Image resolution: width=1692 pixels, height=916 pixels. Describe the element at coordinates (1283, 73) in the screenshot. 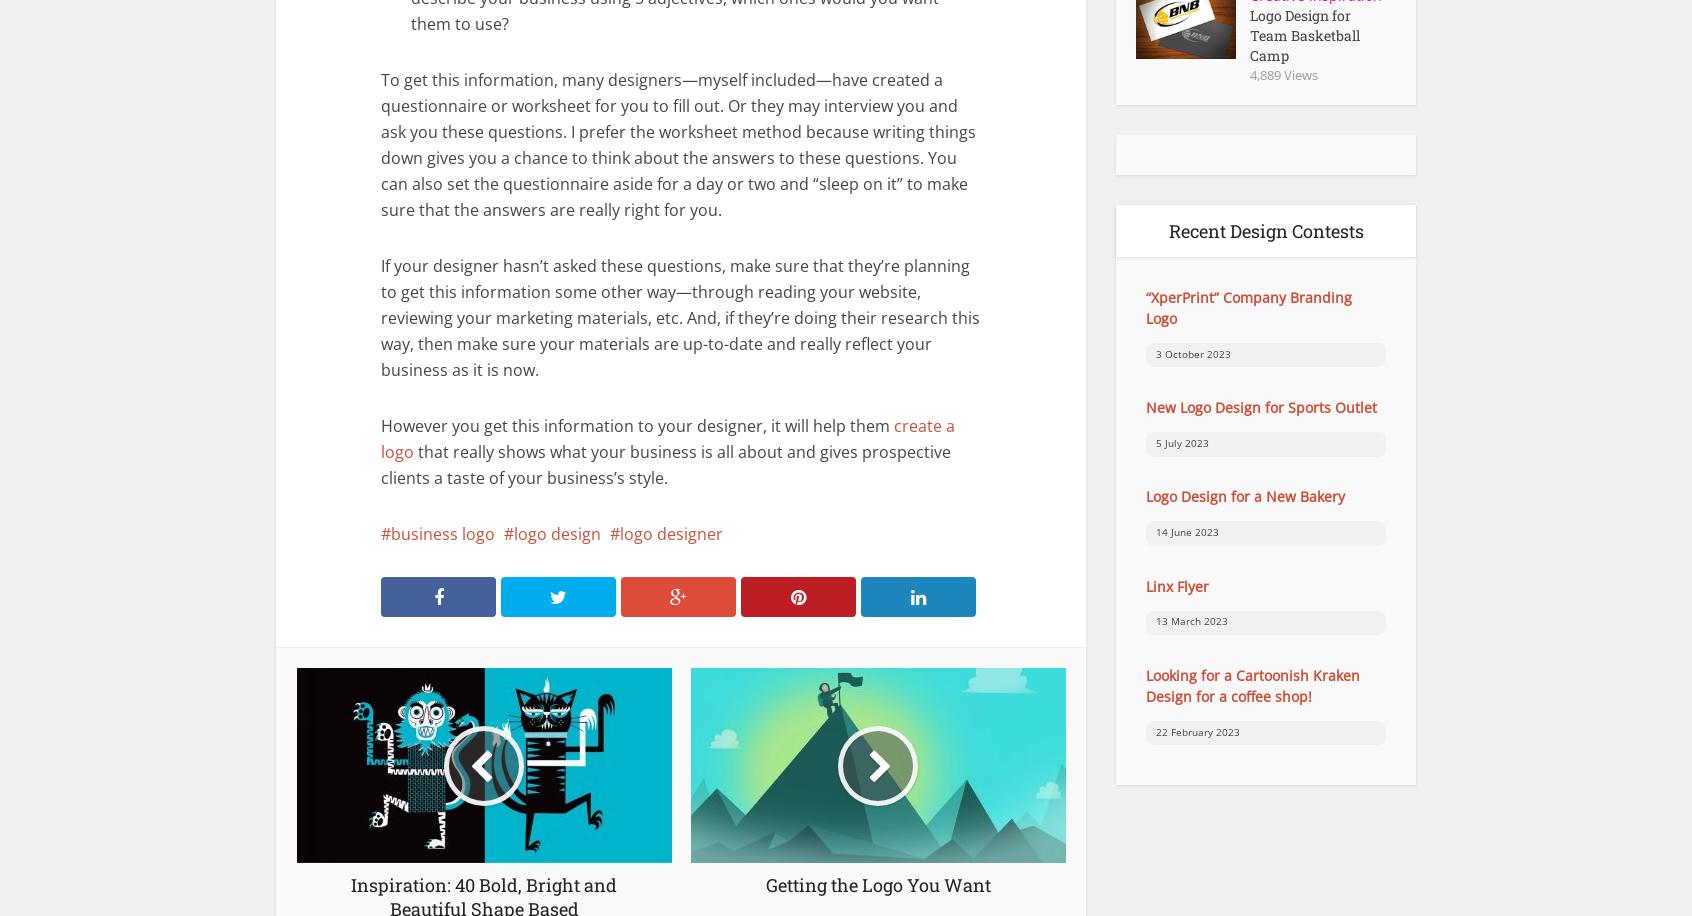

I see `'4,889 Views'` at that location.